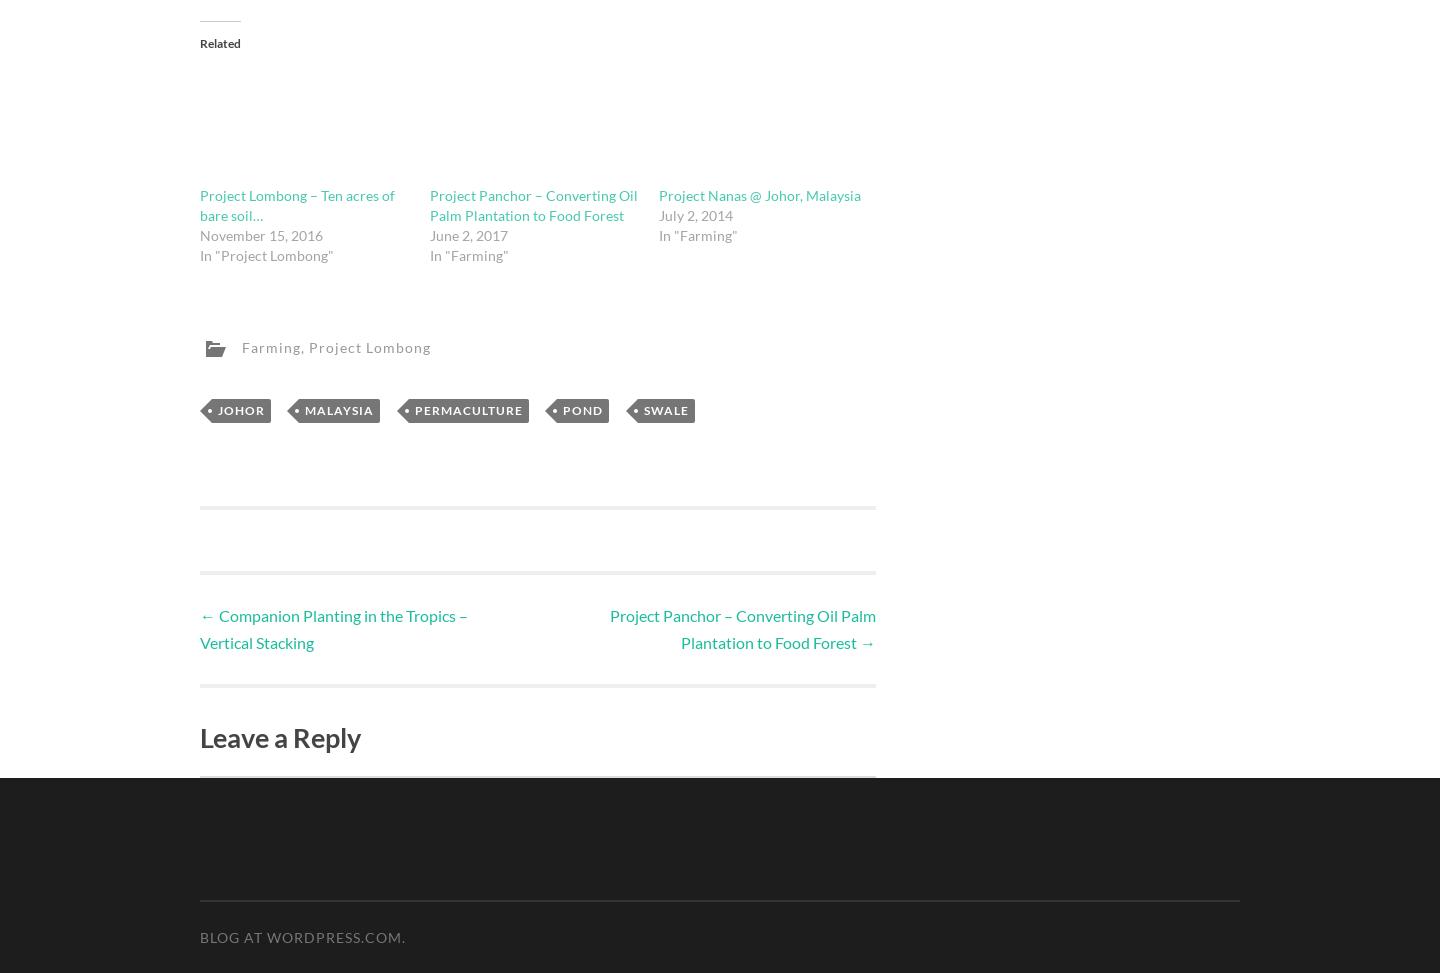  I want to click on 'Farming', so click(270, 346).